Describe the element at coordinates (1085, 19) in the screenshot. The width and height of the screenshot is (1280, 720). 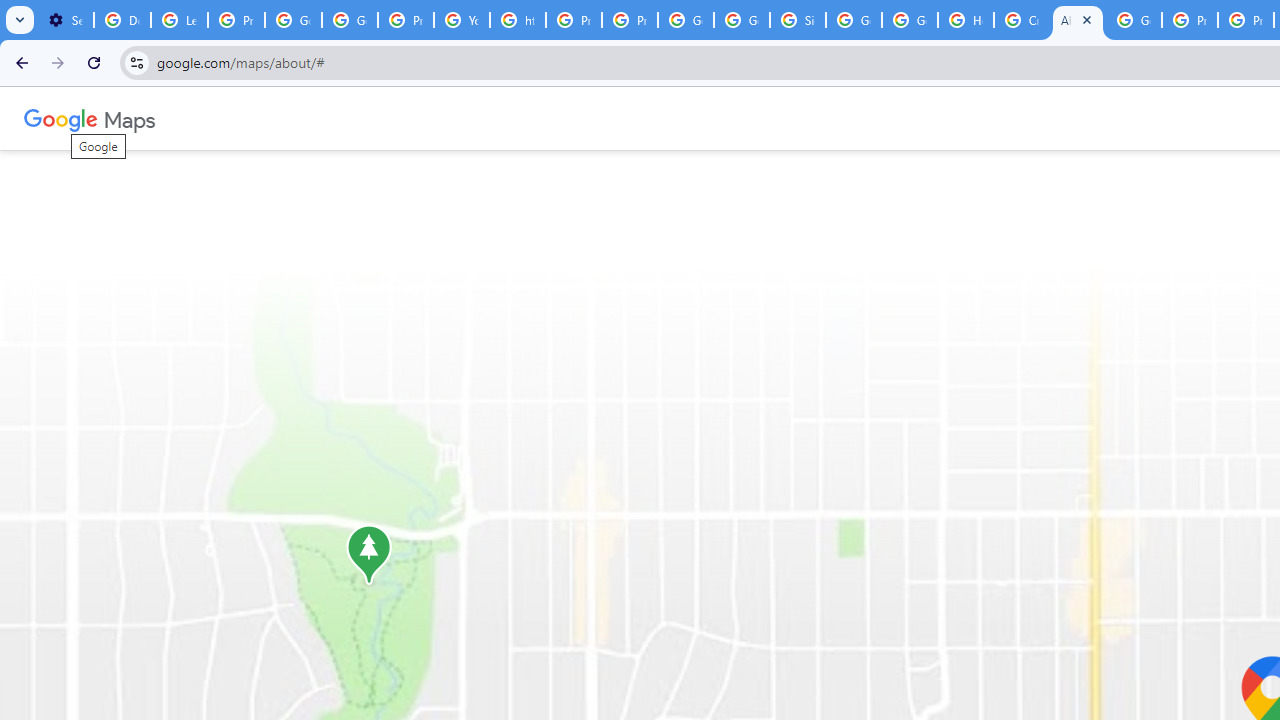
I see `'Close'` at that location.